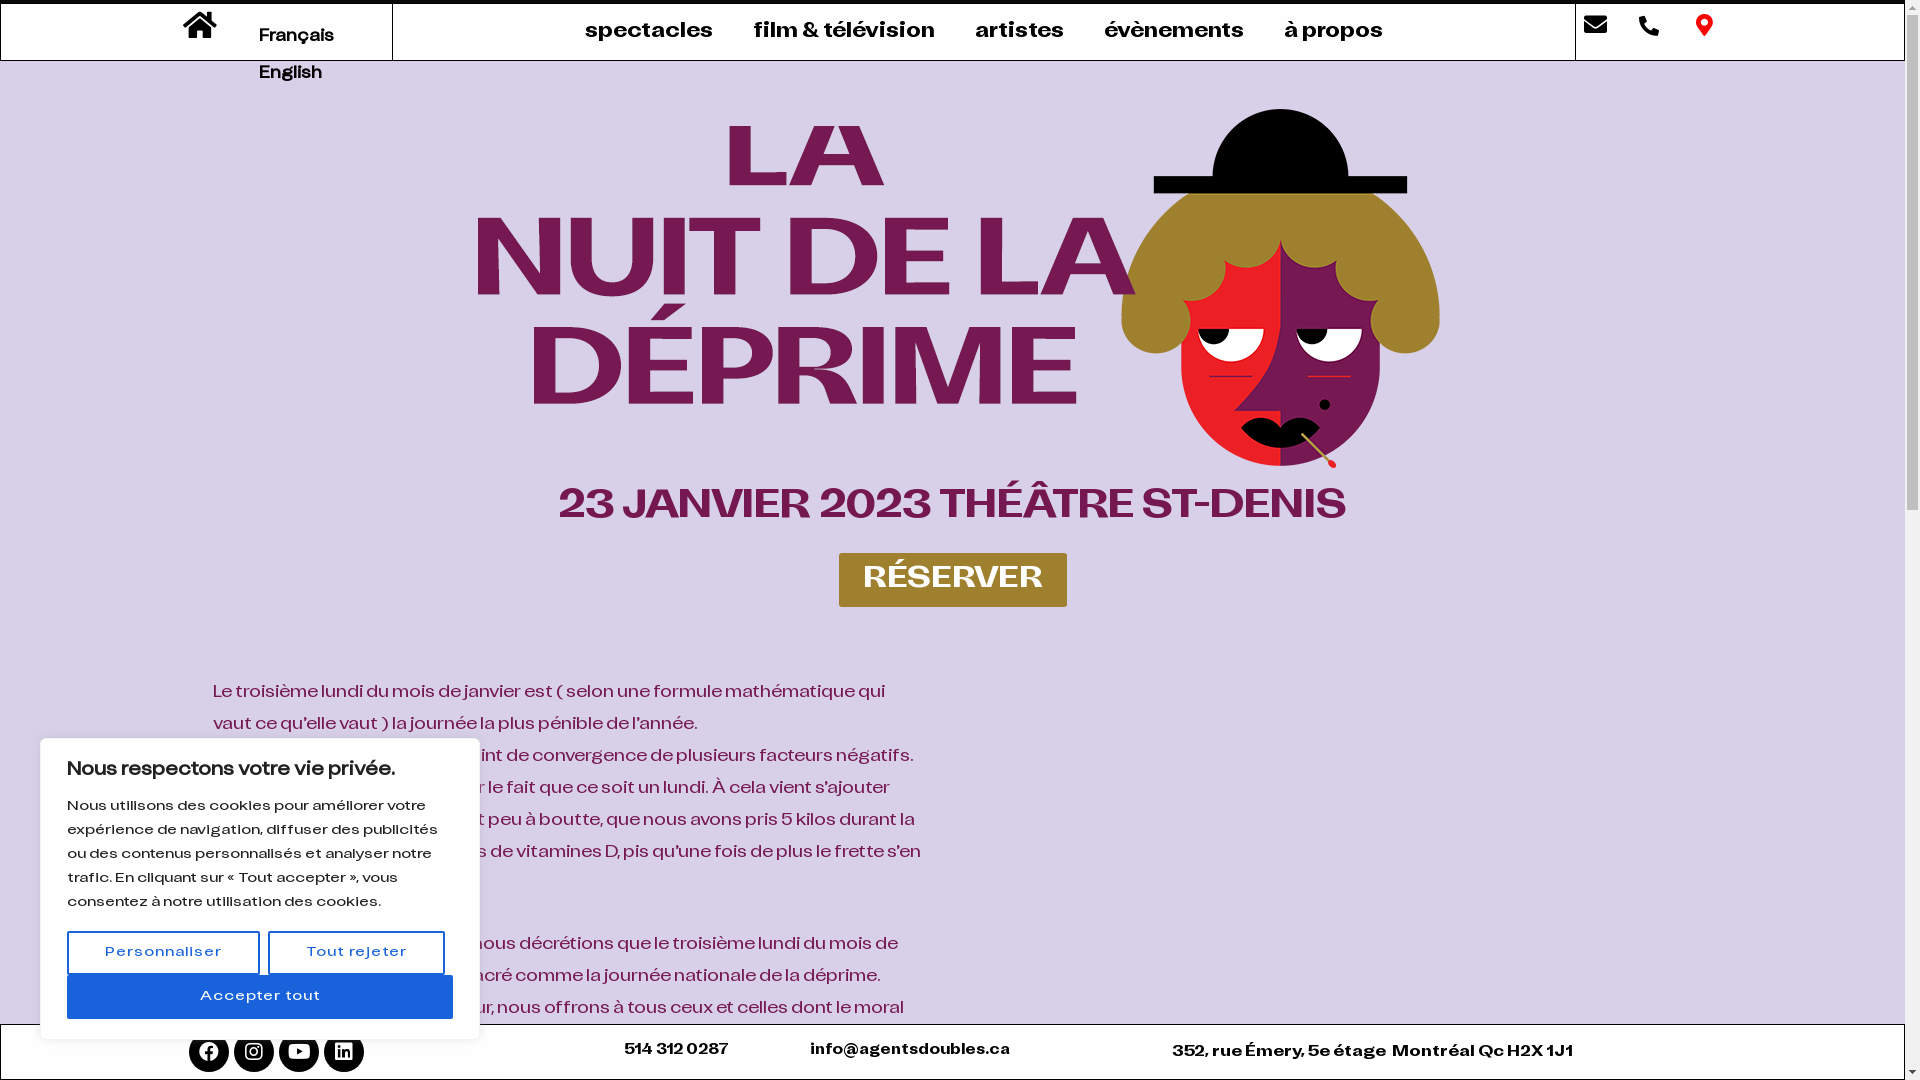  I want to click on 'Tout rejeter', so click(267, 951).